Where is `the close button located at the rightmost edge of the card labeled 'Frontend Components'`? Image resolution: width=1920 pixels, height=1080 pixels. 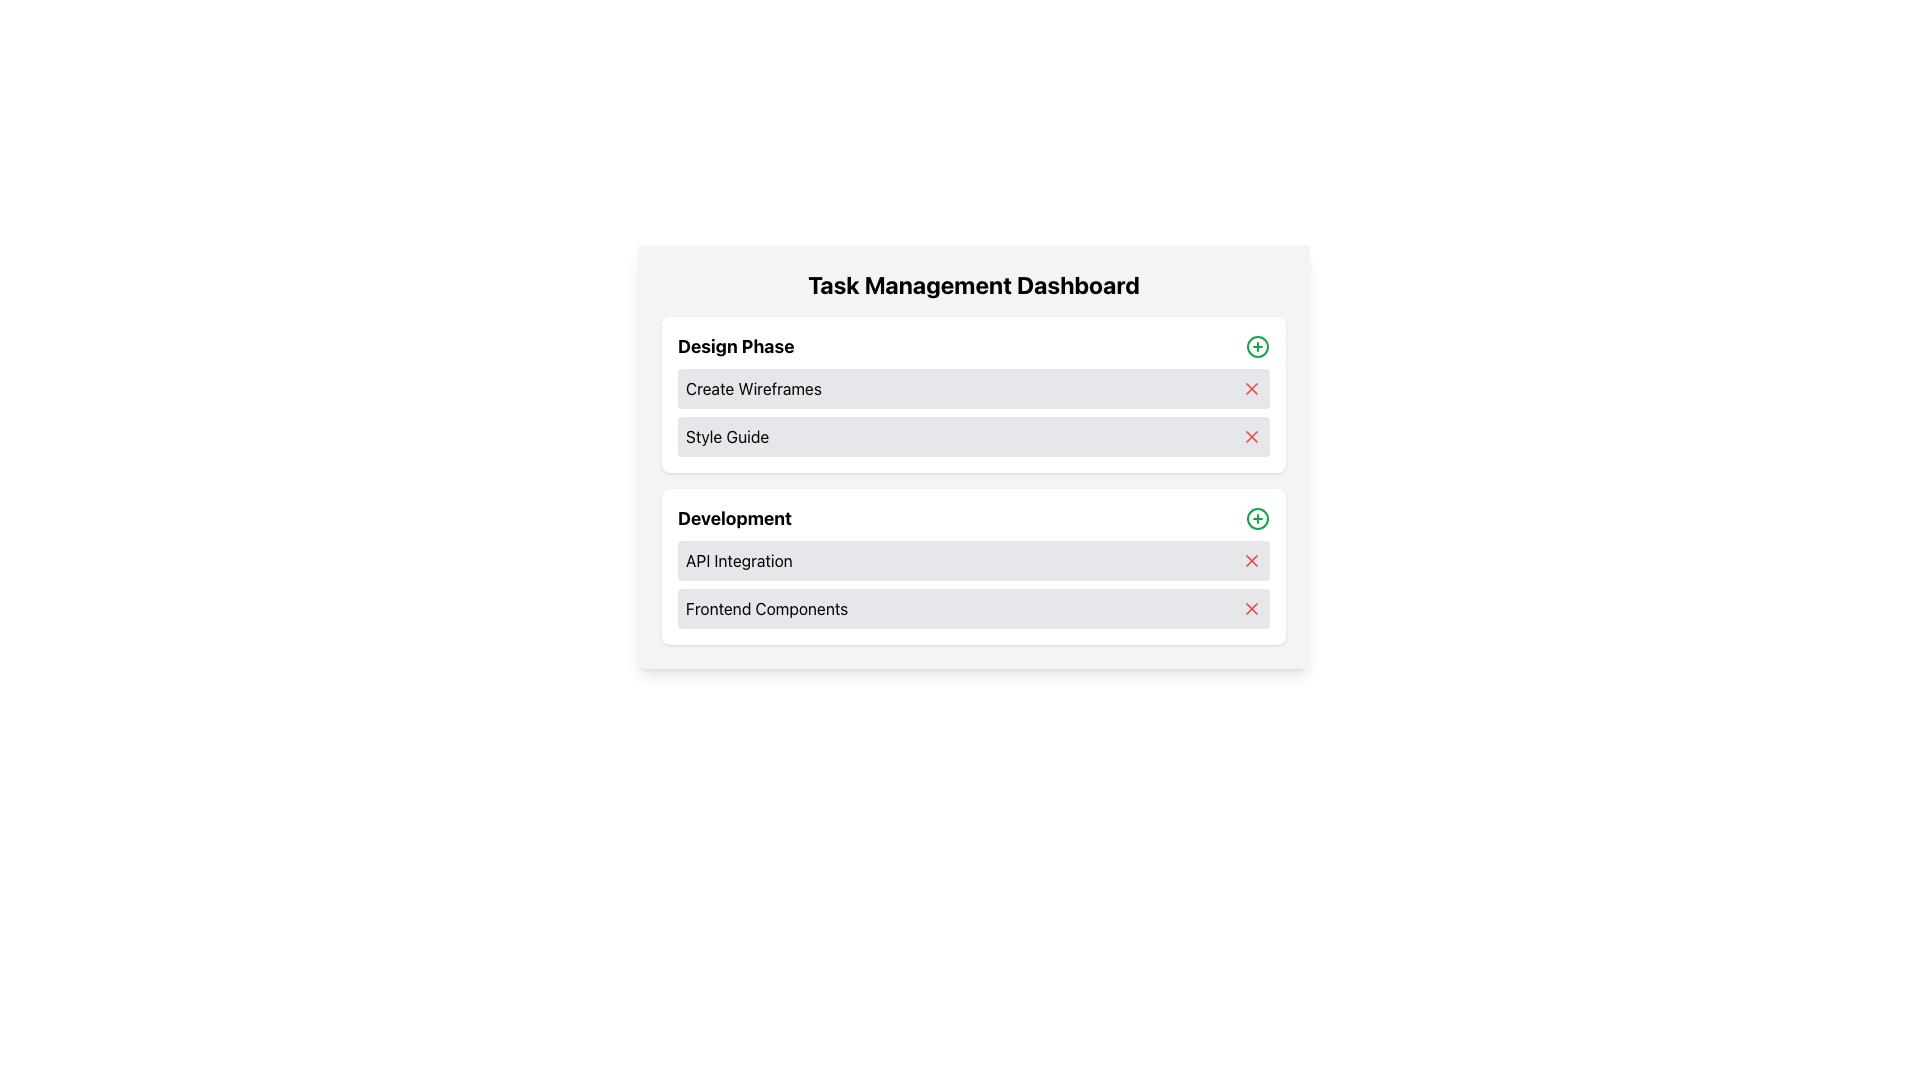
the close button located at the rightmost edge of the card labeled 'Frontend Components' is located at coordinates (1251, 608).